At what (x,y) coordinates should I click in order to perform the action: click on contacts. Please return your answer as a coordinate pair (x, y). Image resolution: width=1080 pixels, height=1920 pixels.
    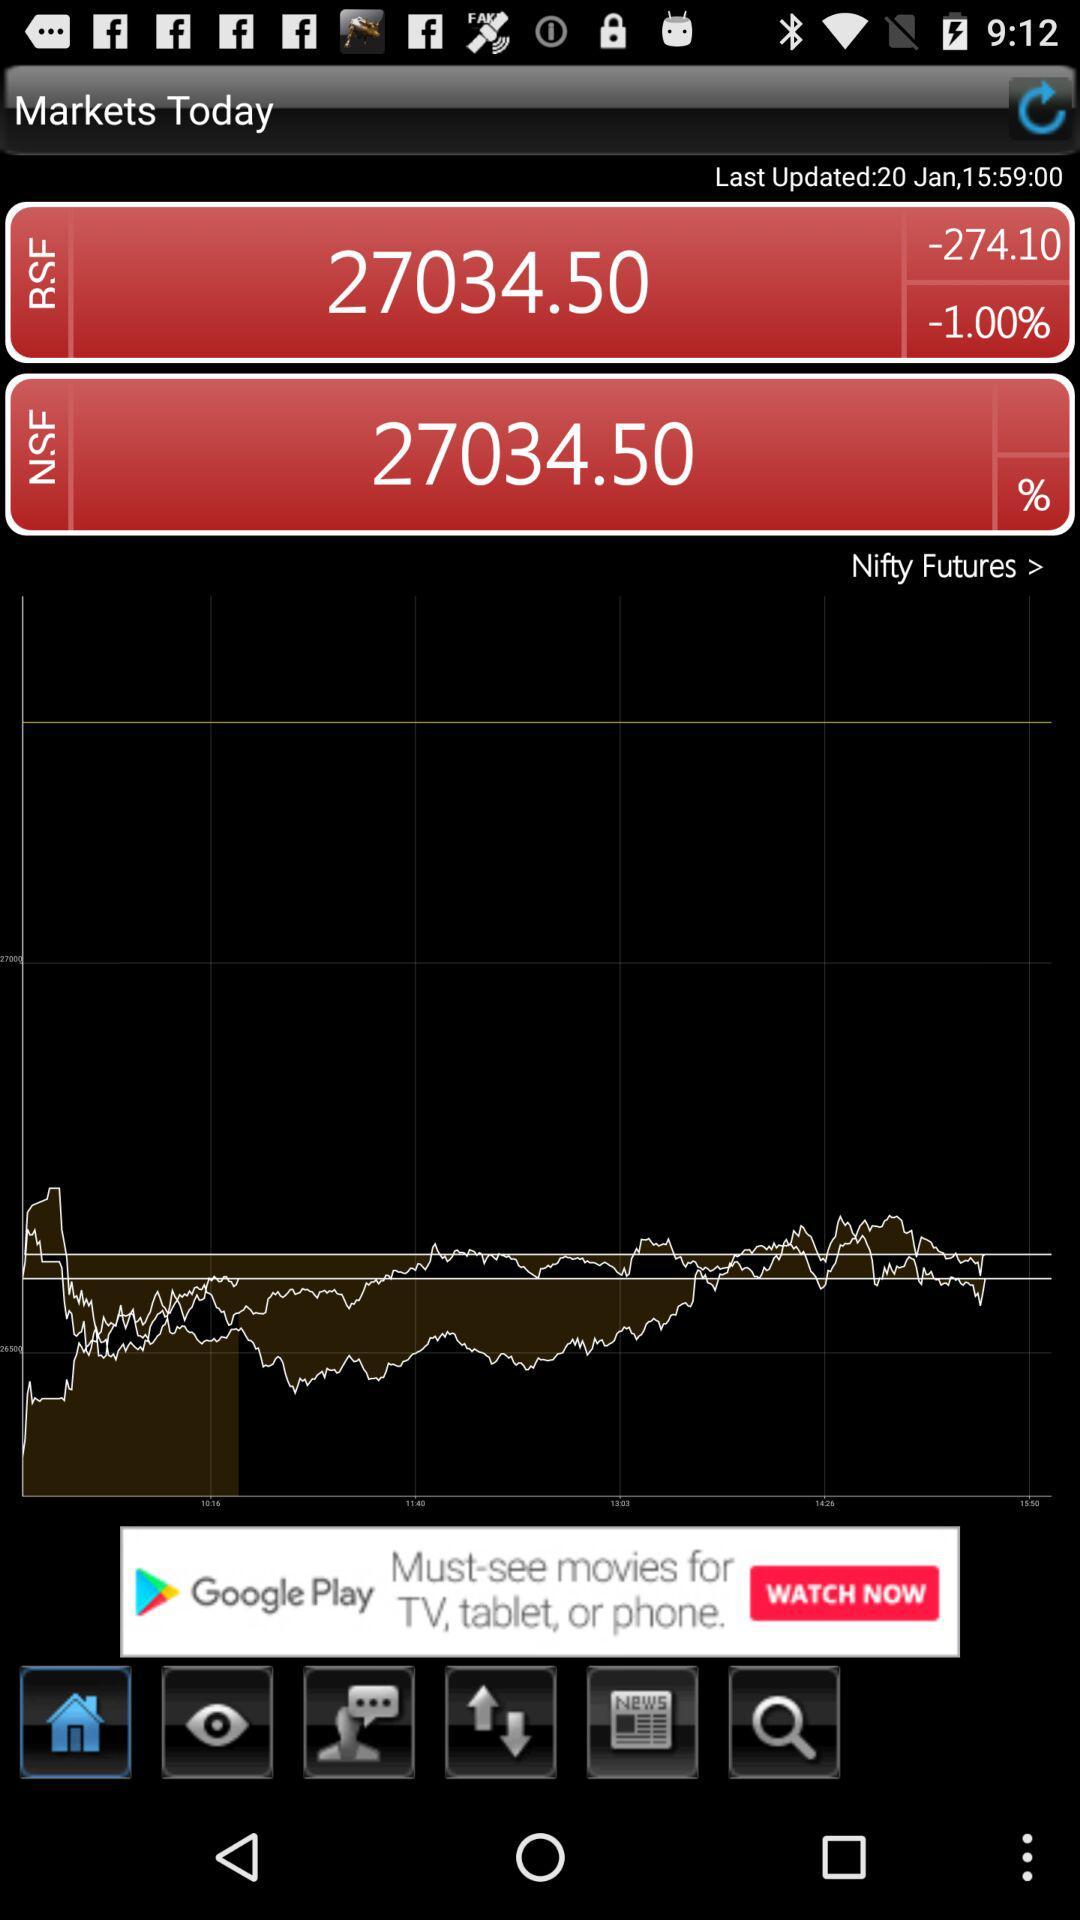
    Looking at the image, I should click on (358, 1727).